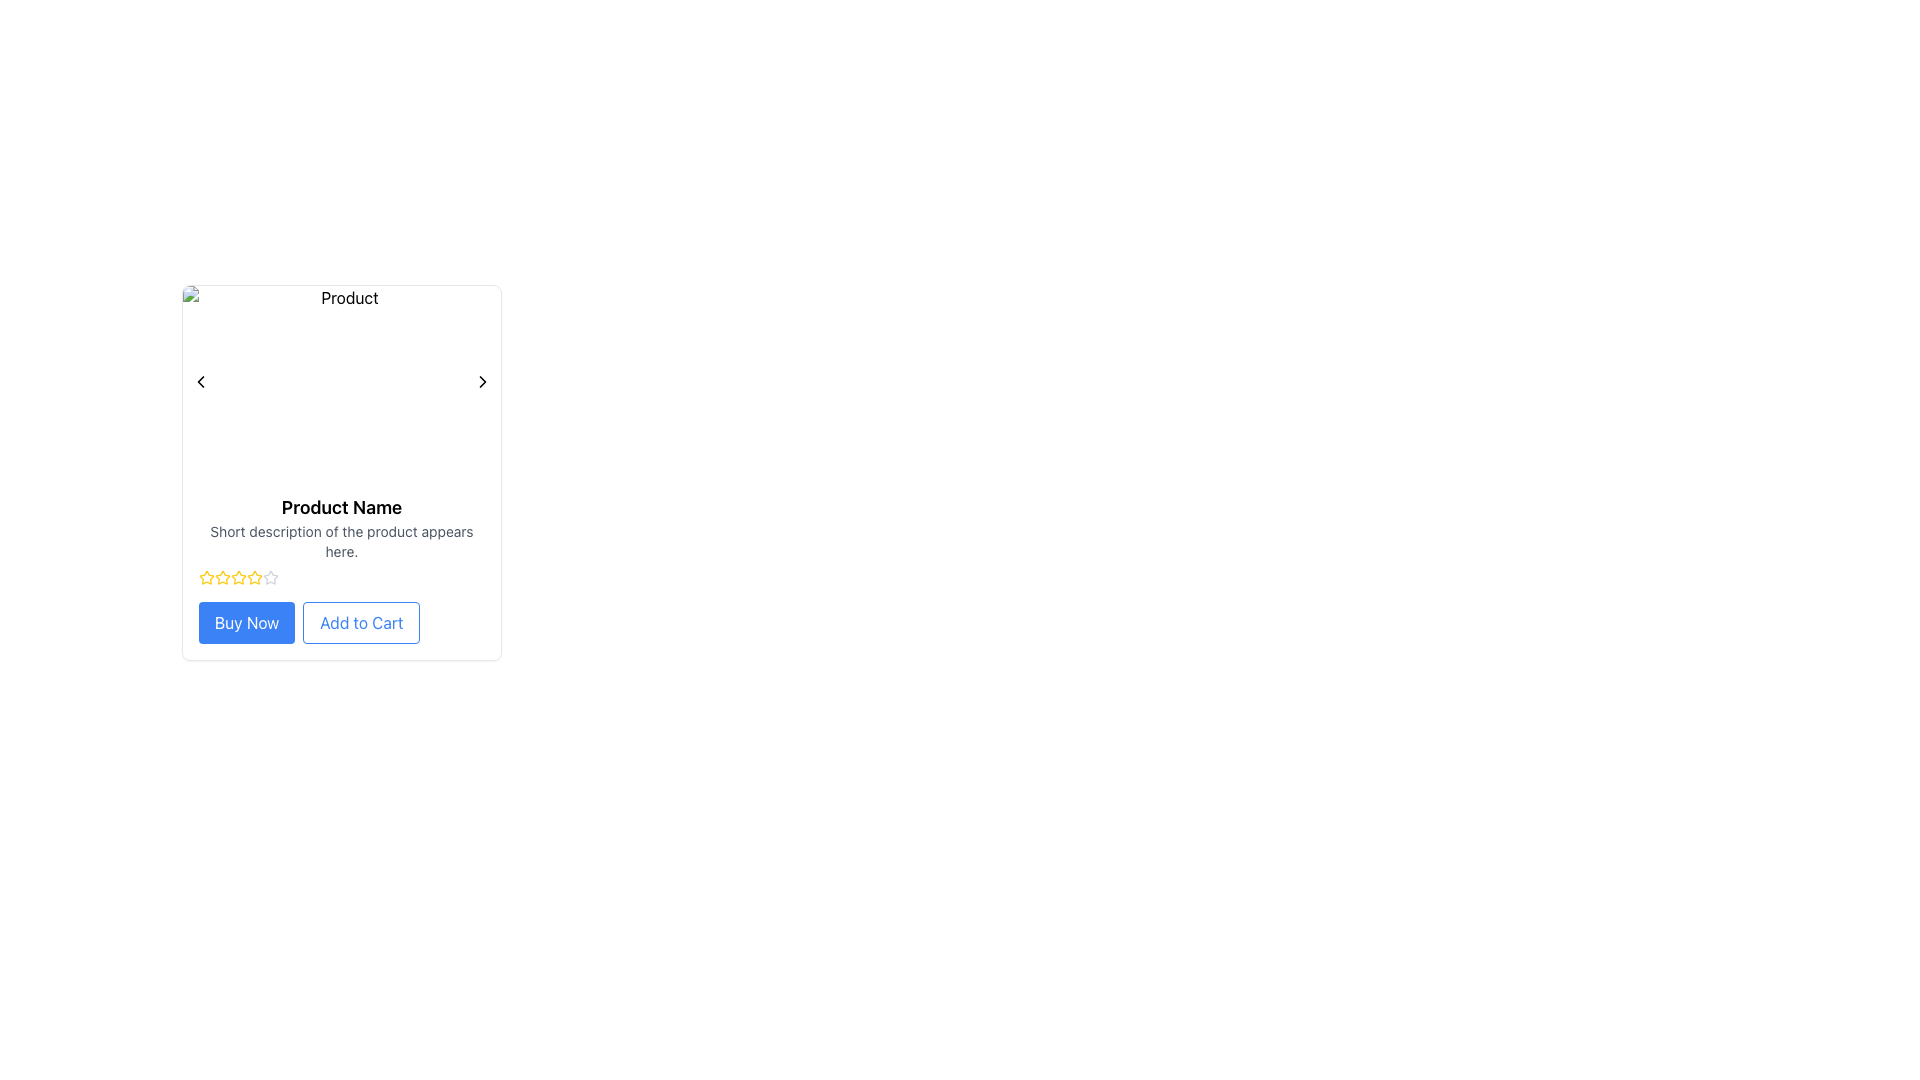  I want to click on the second star icon from the left, so click(206, 577).